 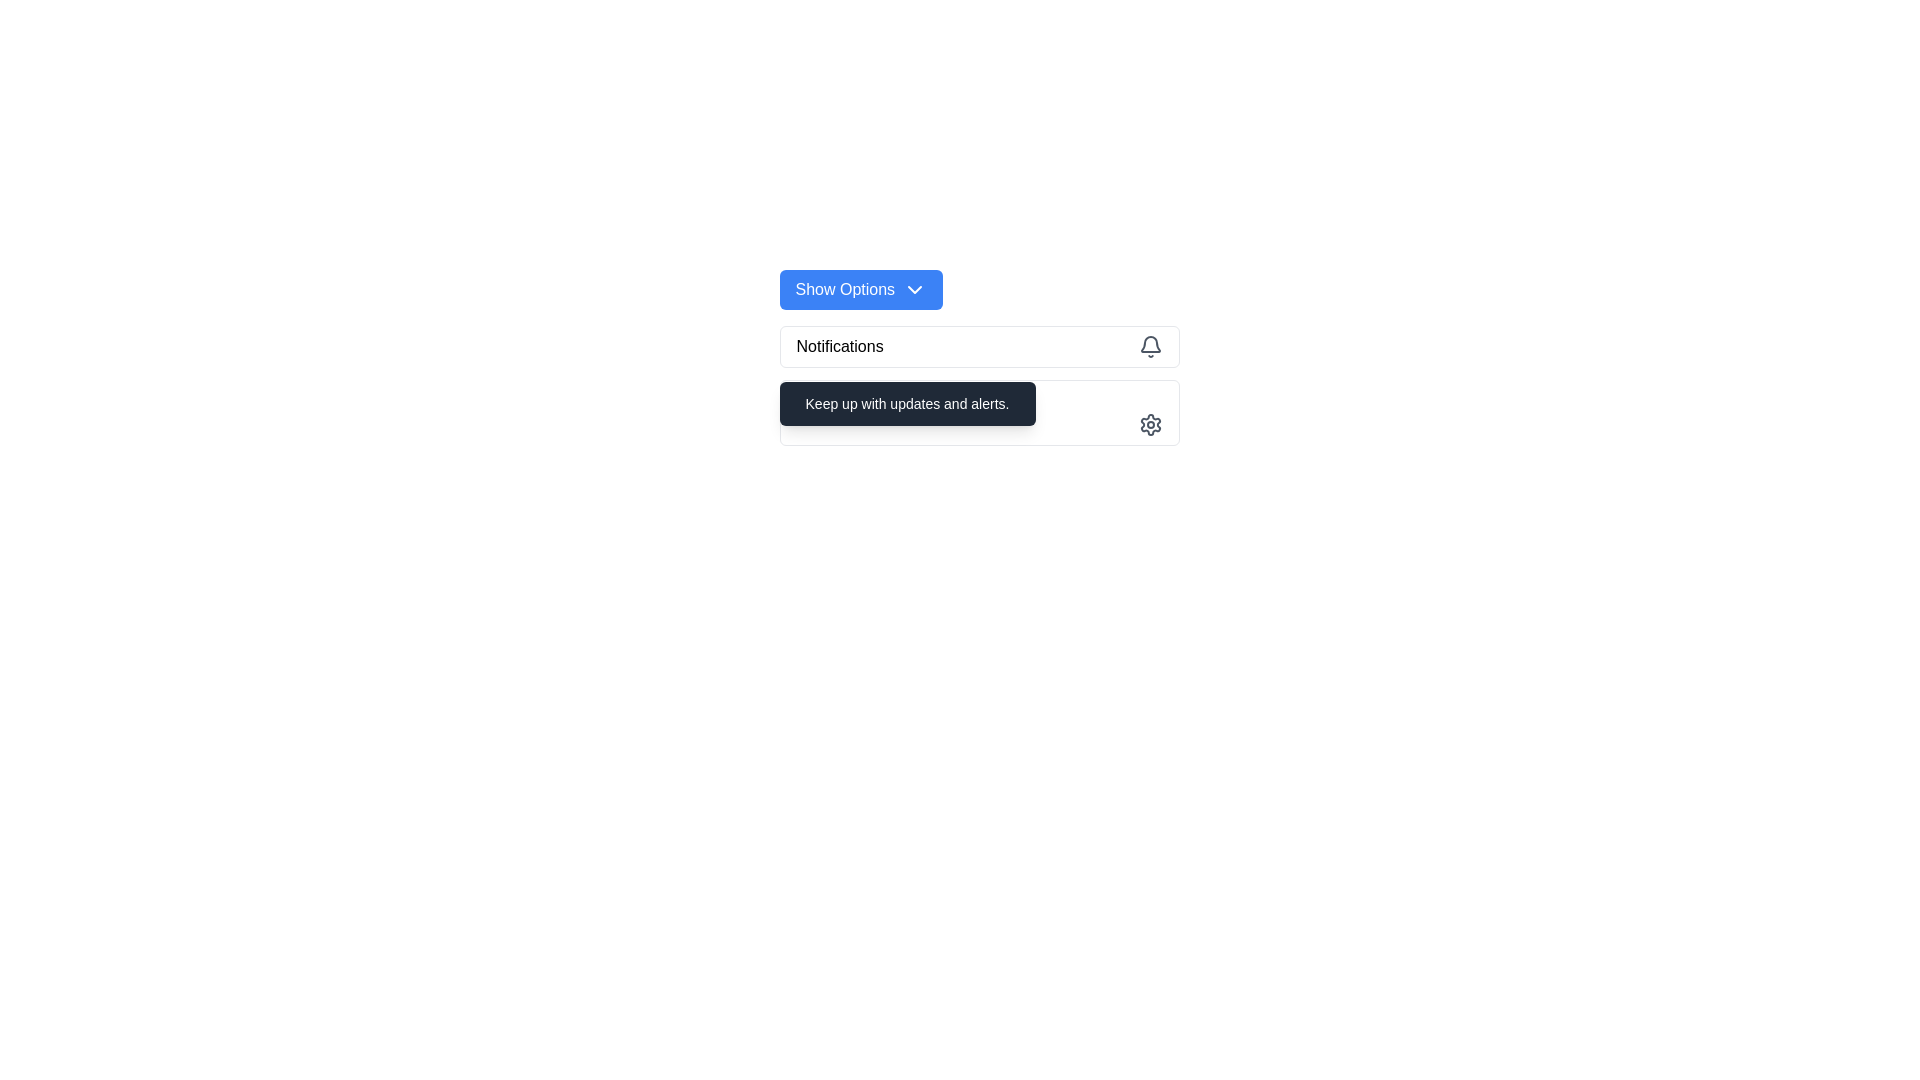 I want to click on the icon or SVG graphic located at the rightmost position within the 'Settings' button, adjacent to the text 'Settings', so click(x=1150, y=423).